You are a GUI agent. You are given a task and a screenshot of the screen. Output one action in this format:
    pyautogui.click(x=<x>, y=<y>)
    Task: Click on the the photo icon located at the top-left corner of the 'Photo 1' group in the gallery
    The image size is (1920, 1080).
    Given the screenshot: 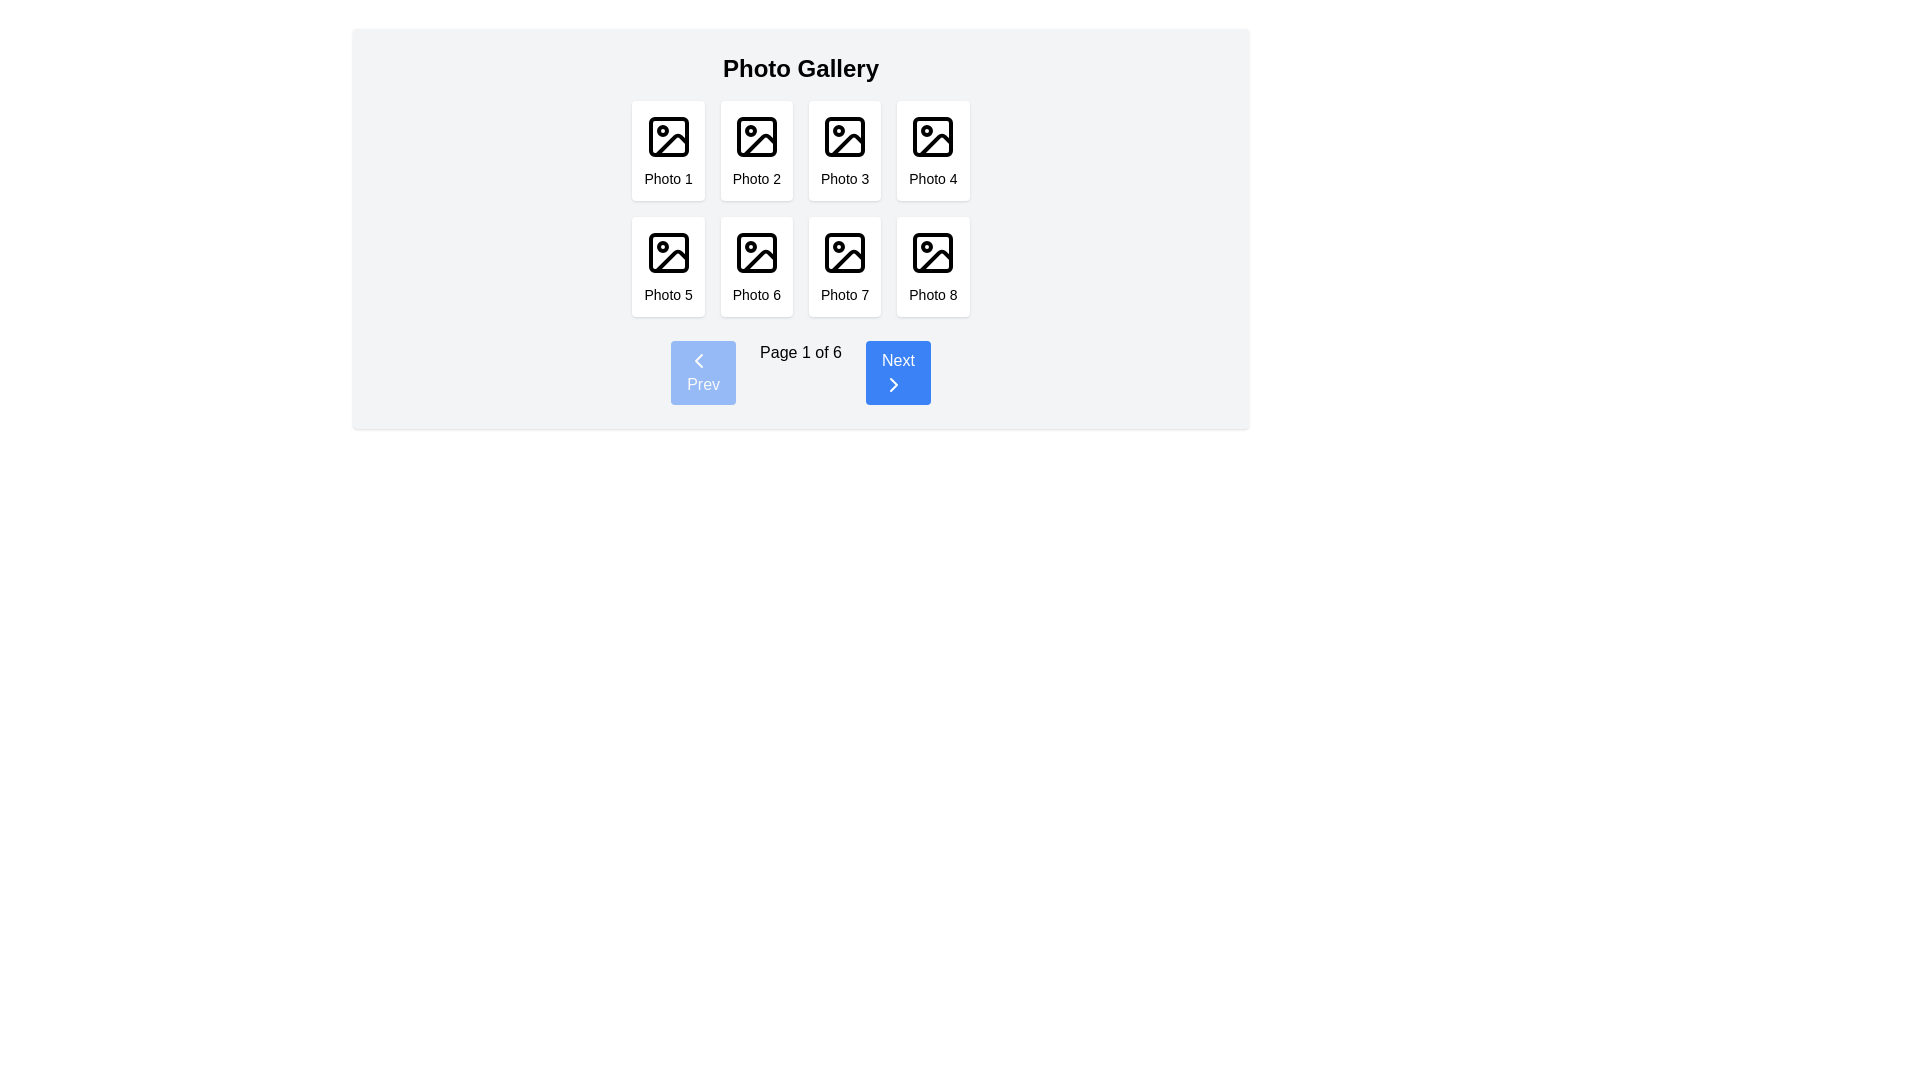 What is the action you would take?
    pyautogui.click(x=668, y=136)
    